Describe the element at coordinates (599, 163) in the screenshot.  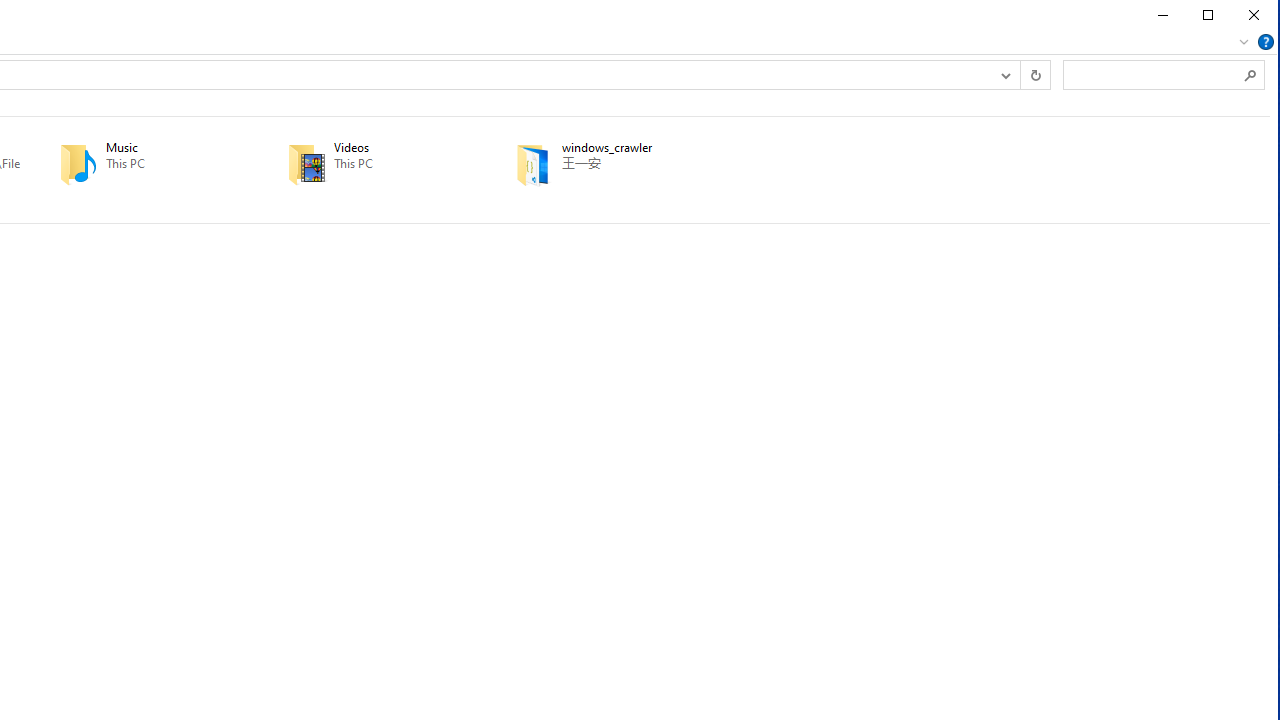
I see `'windows_crawler'` at that location.